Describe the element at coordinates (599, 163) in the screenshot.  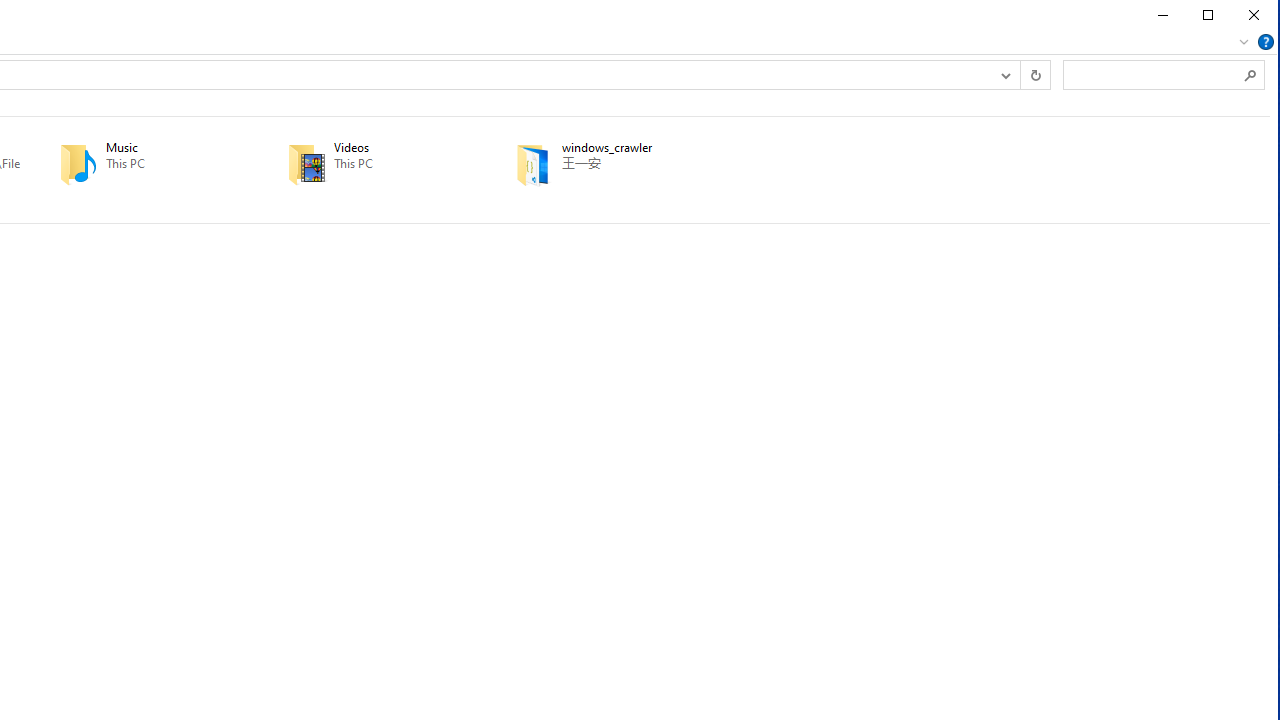
I see `'windows_crawler'` at that location.